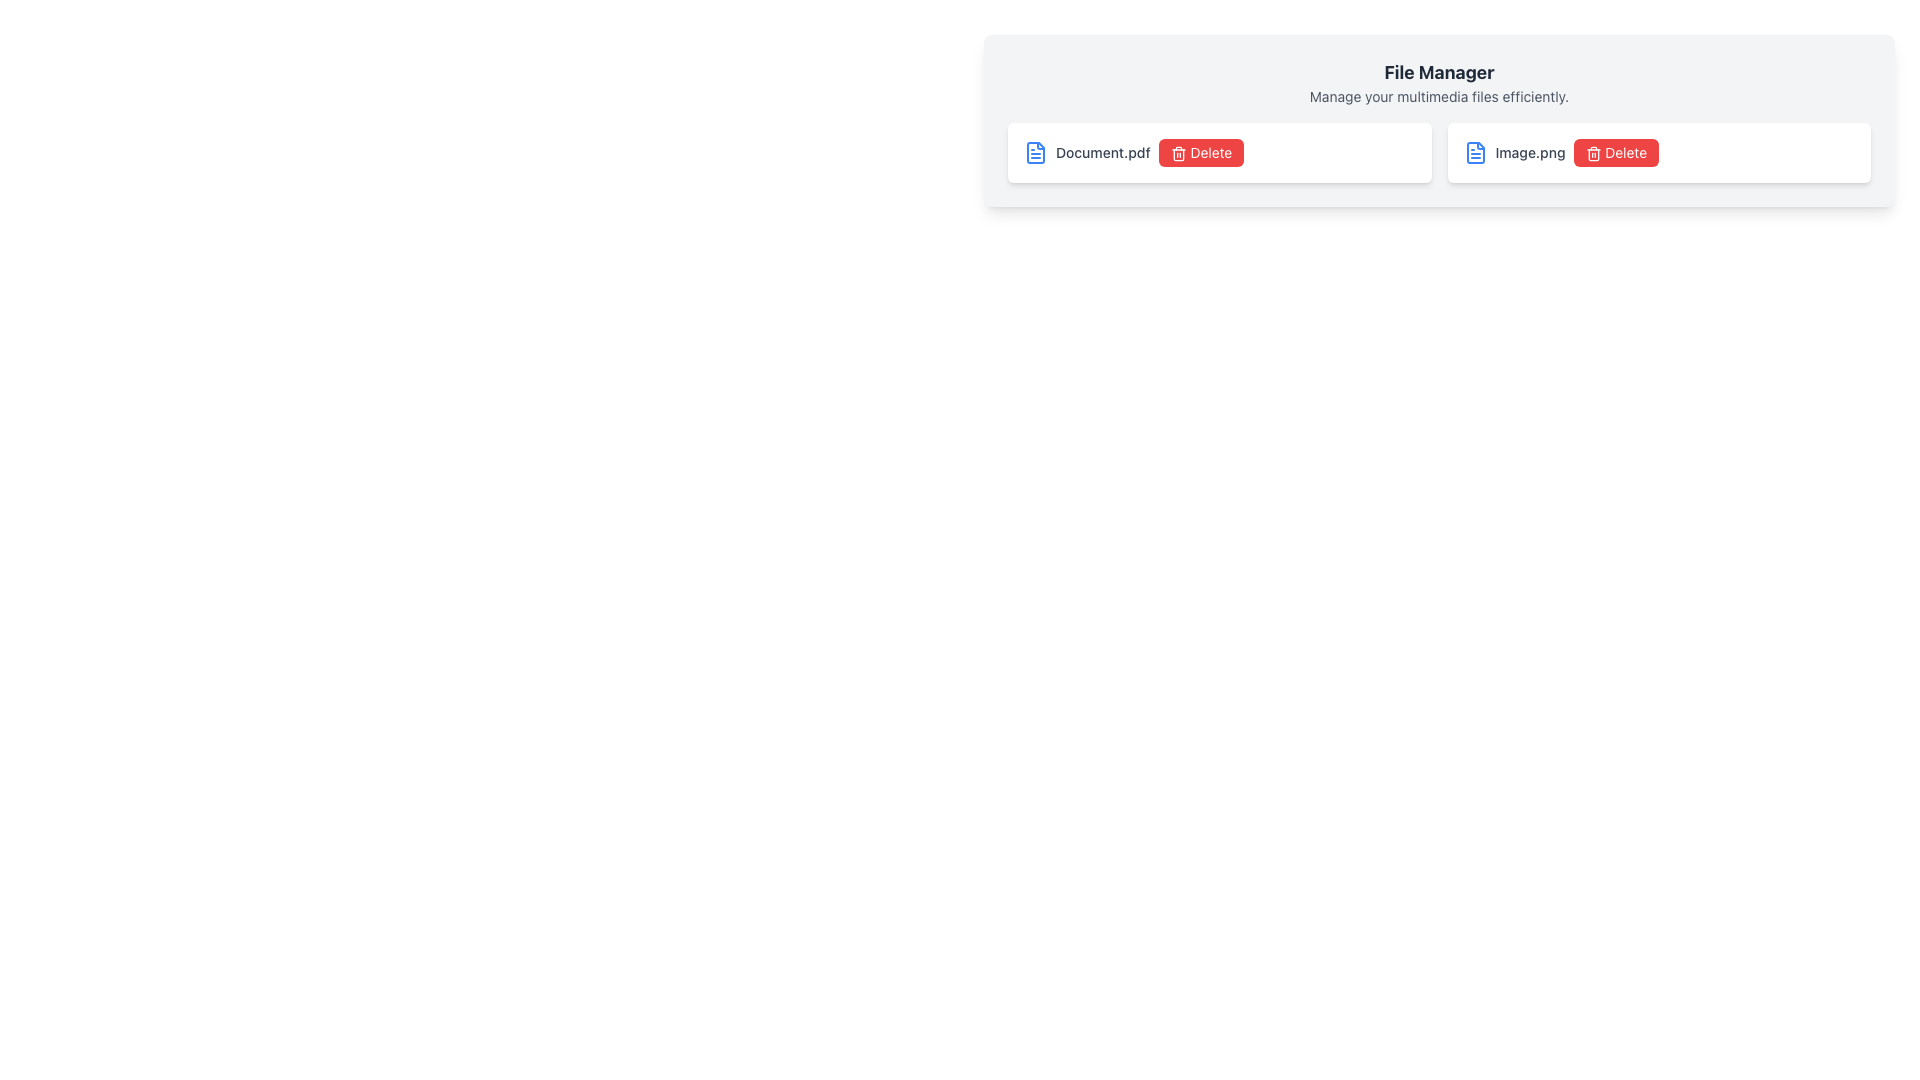 The image size is (1920, 1080). Describe the element at coordinates (1036, 152) in the screenshot. I see `the icon representing the file 'Document.pdf', which is positioned to the left of the text 'Document.pdf'` at that location.